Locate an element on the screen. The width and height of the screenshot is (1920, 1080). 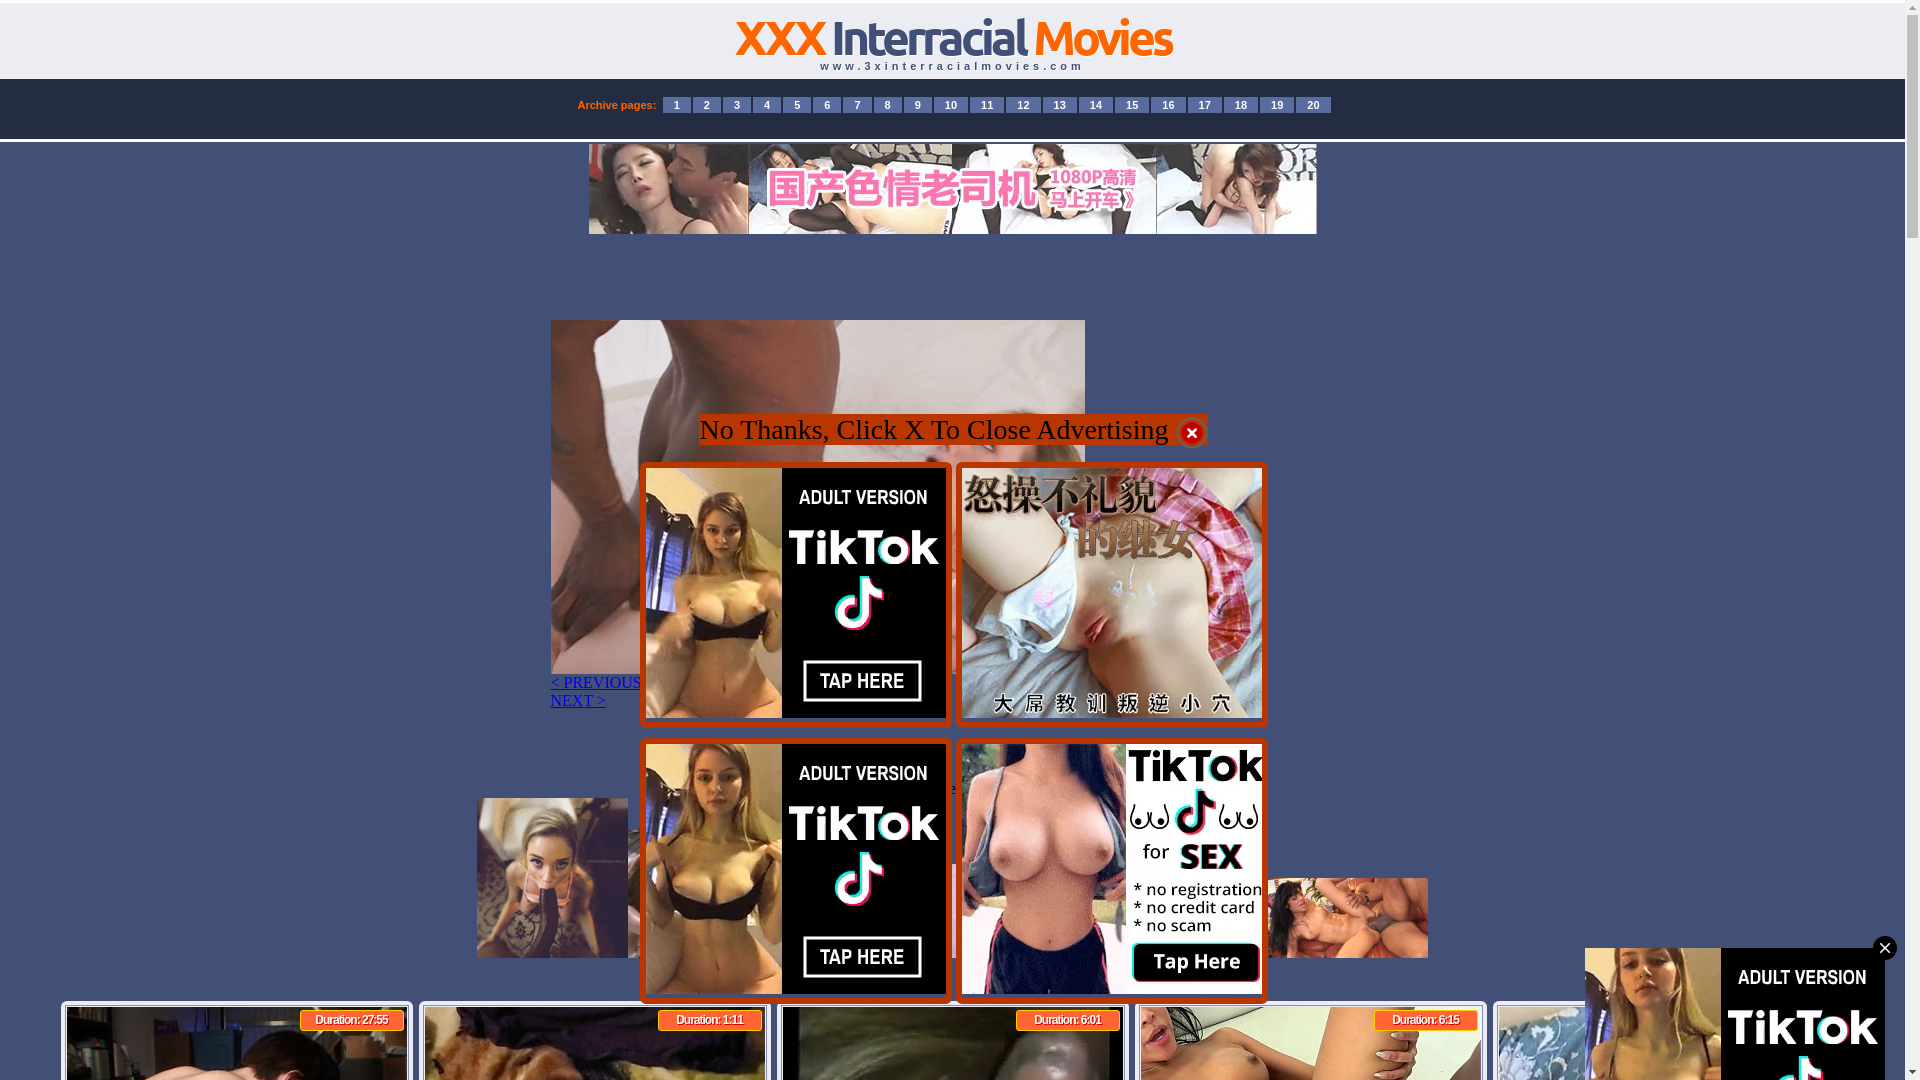
'13' is located at coordinates (1059, 104).